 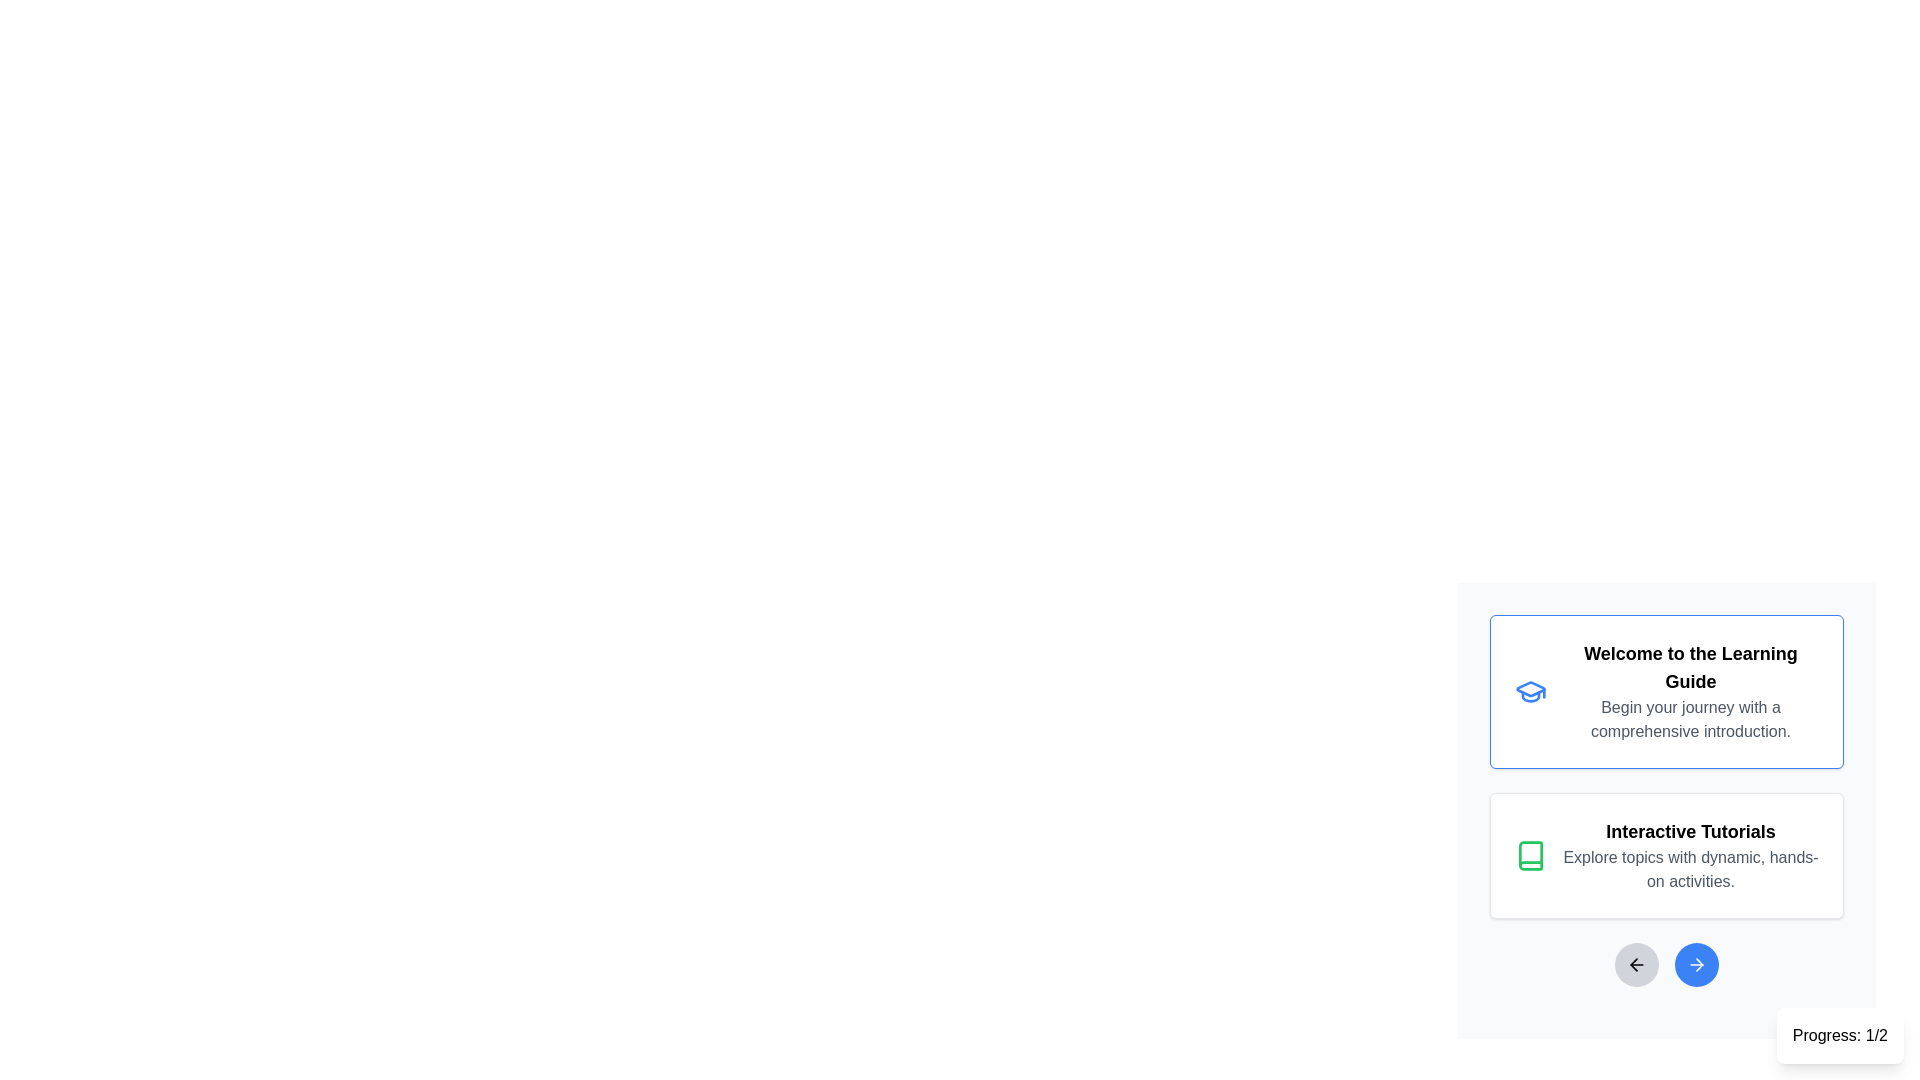 What do you see at coordinates (1636, 963) in the screenshot?
I see `the leftward pointing arrow icon button with a gray circular background` at bounding box center [1636, 963].